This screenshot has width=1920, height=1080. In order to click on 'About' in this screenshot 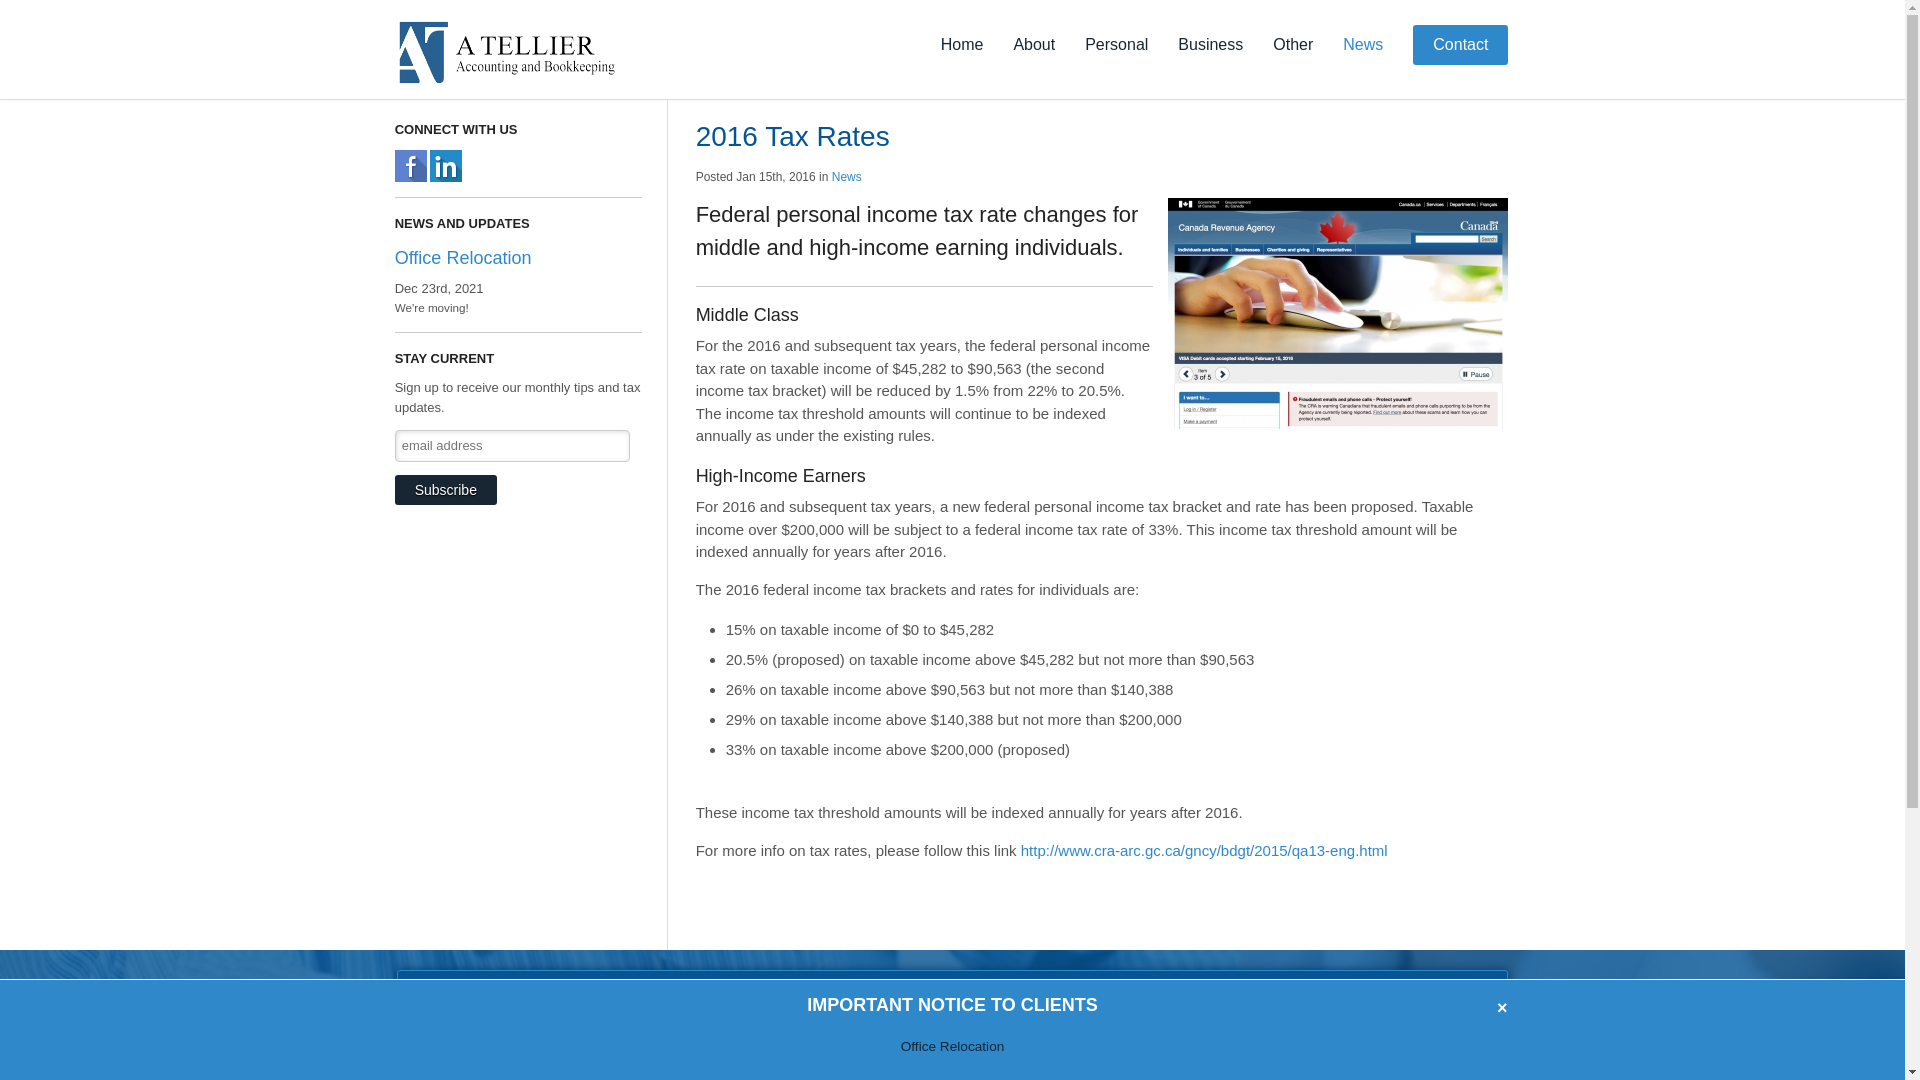, I will do `click(1033, 45)`.